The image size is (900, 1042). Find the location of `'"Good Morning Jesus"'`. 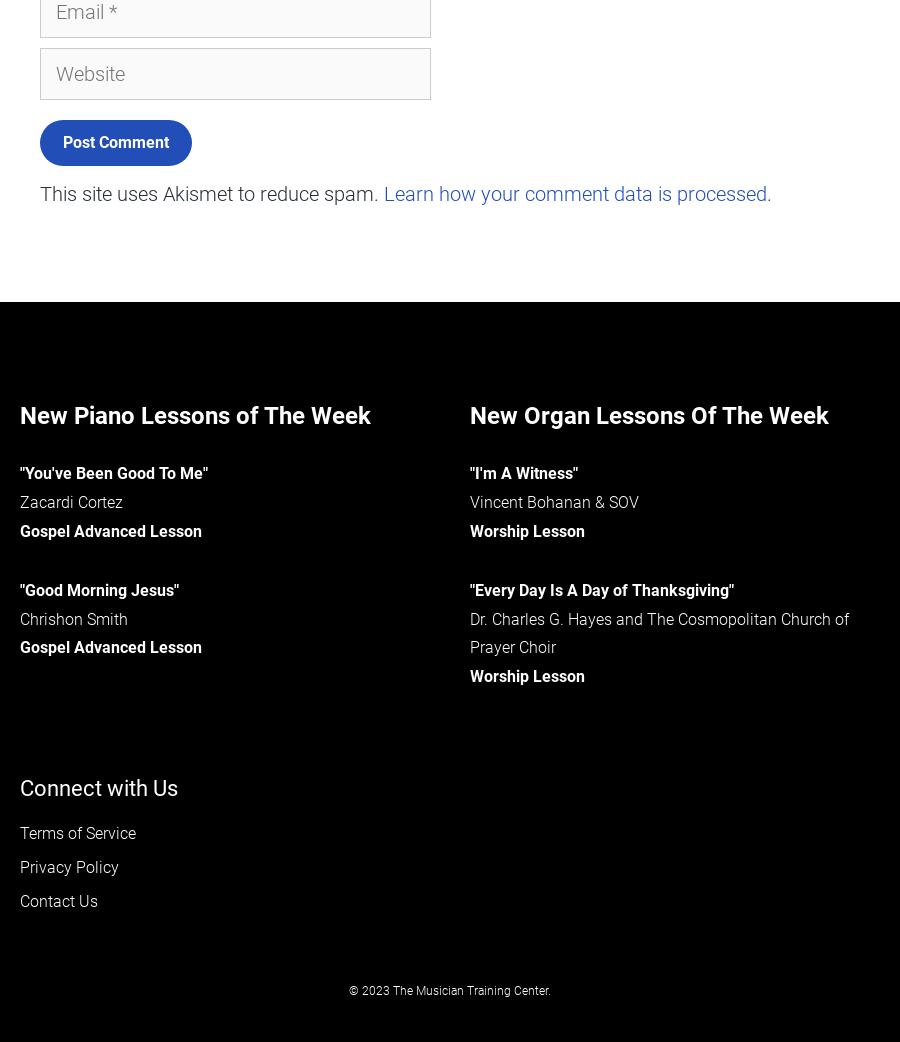

'"Good Morning Jesus"' is located at coordinates (98, 588).